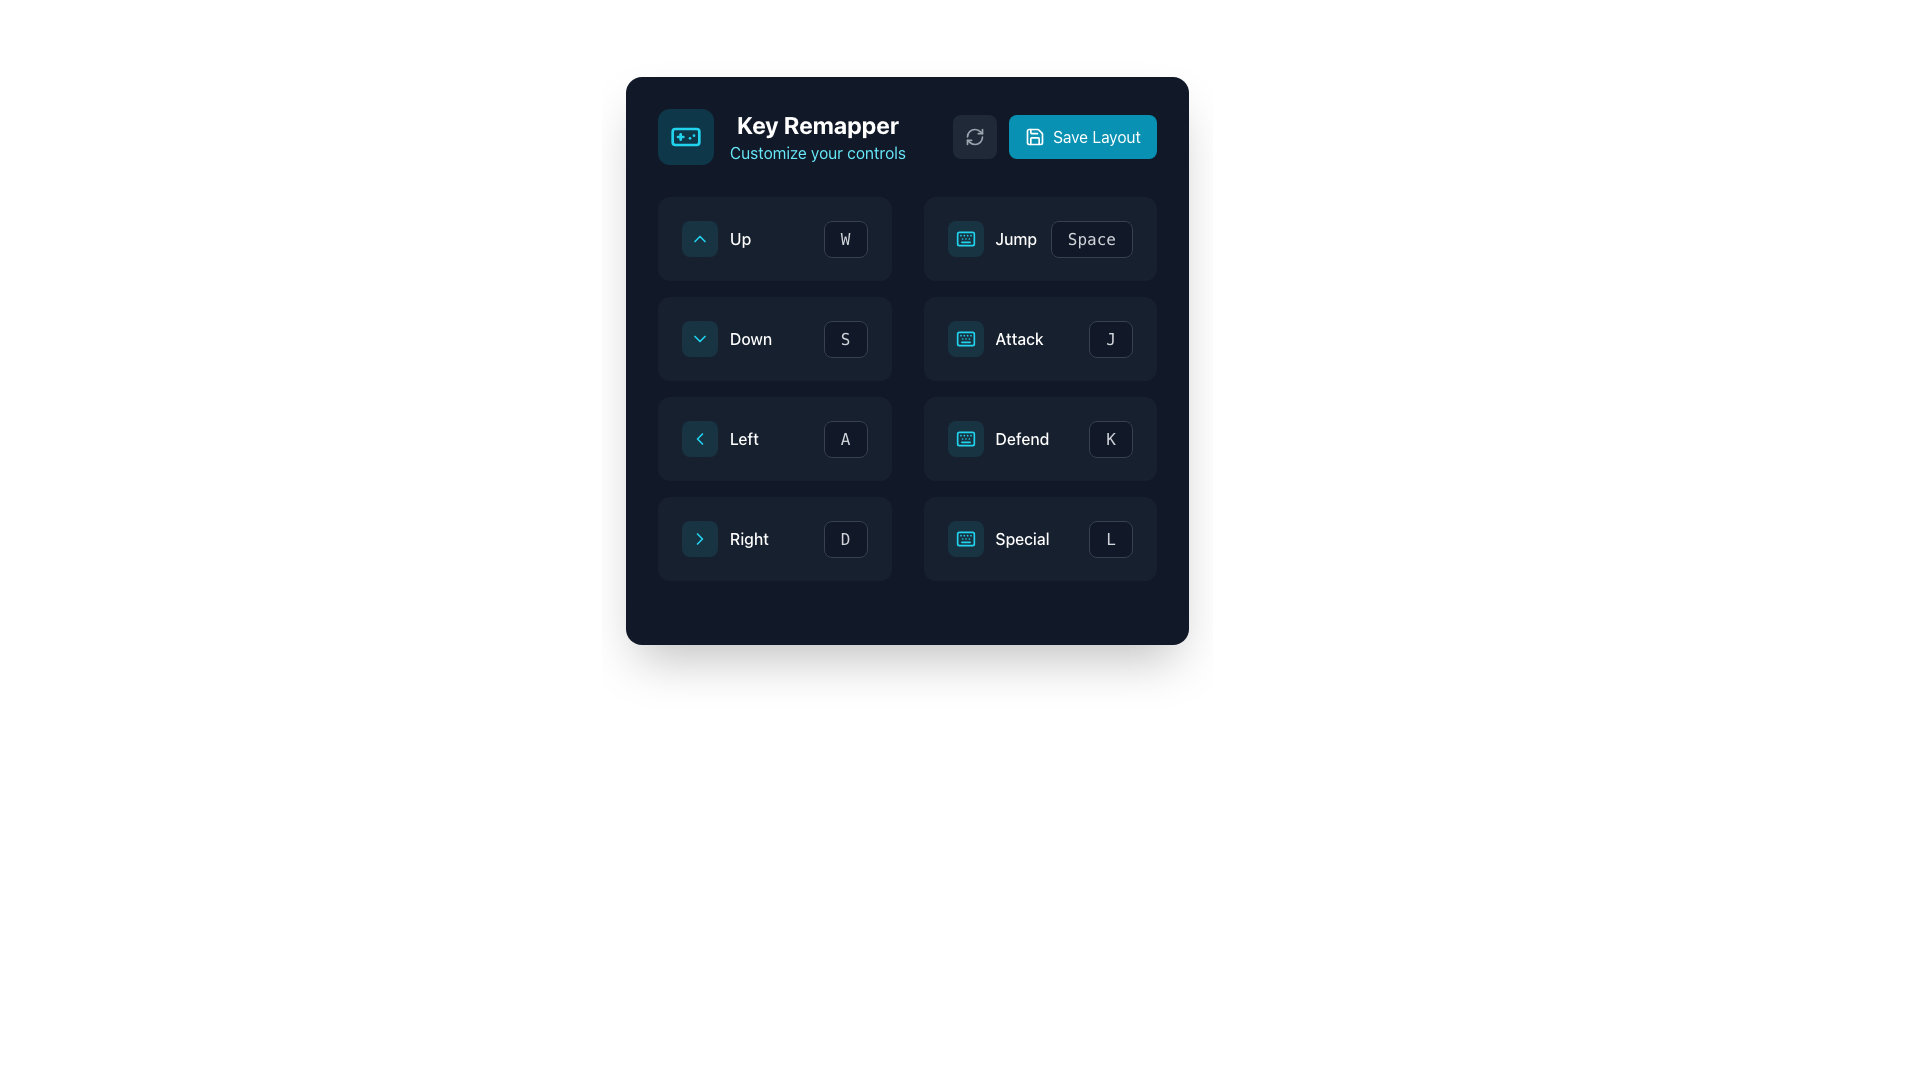 The image size is (1920, 1080). What do you see at coordinates (965, 338) in the screenshot?
I see `the IconButton that represents the 'Attack' action, positioned in the middle row of the layout grid above the 'Attack' label` at bounding box center [965, 338].